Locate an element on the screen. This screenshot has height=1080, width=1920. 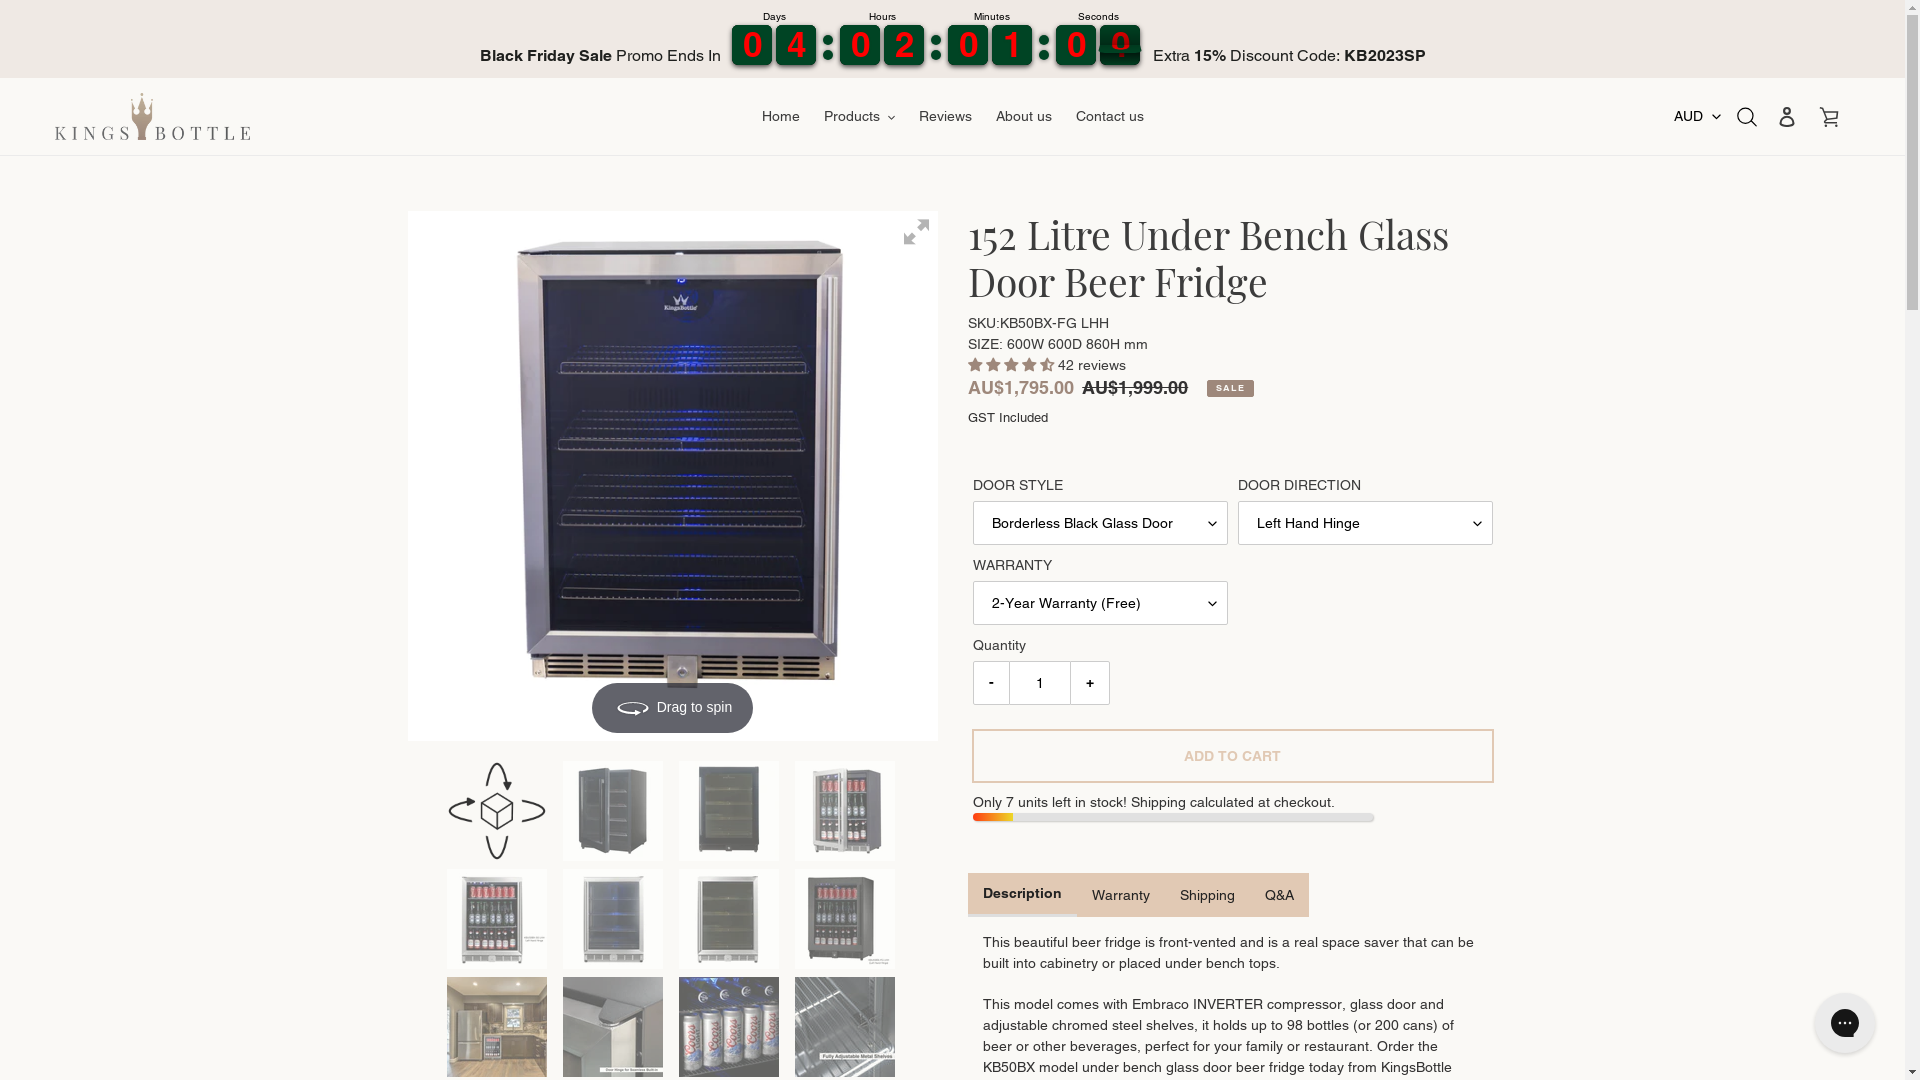
'Search' is located at coordinates (1747, 116).